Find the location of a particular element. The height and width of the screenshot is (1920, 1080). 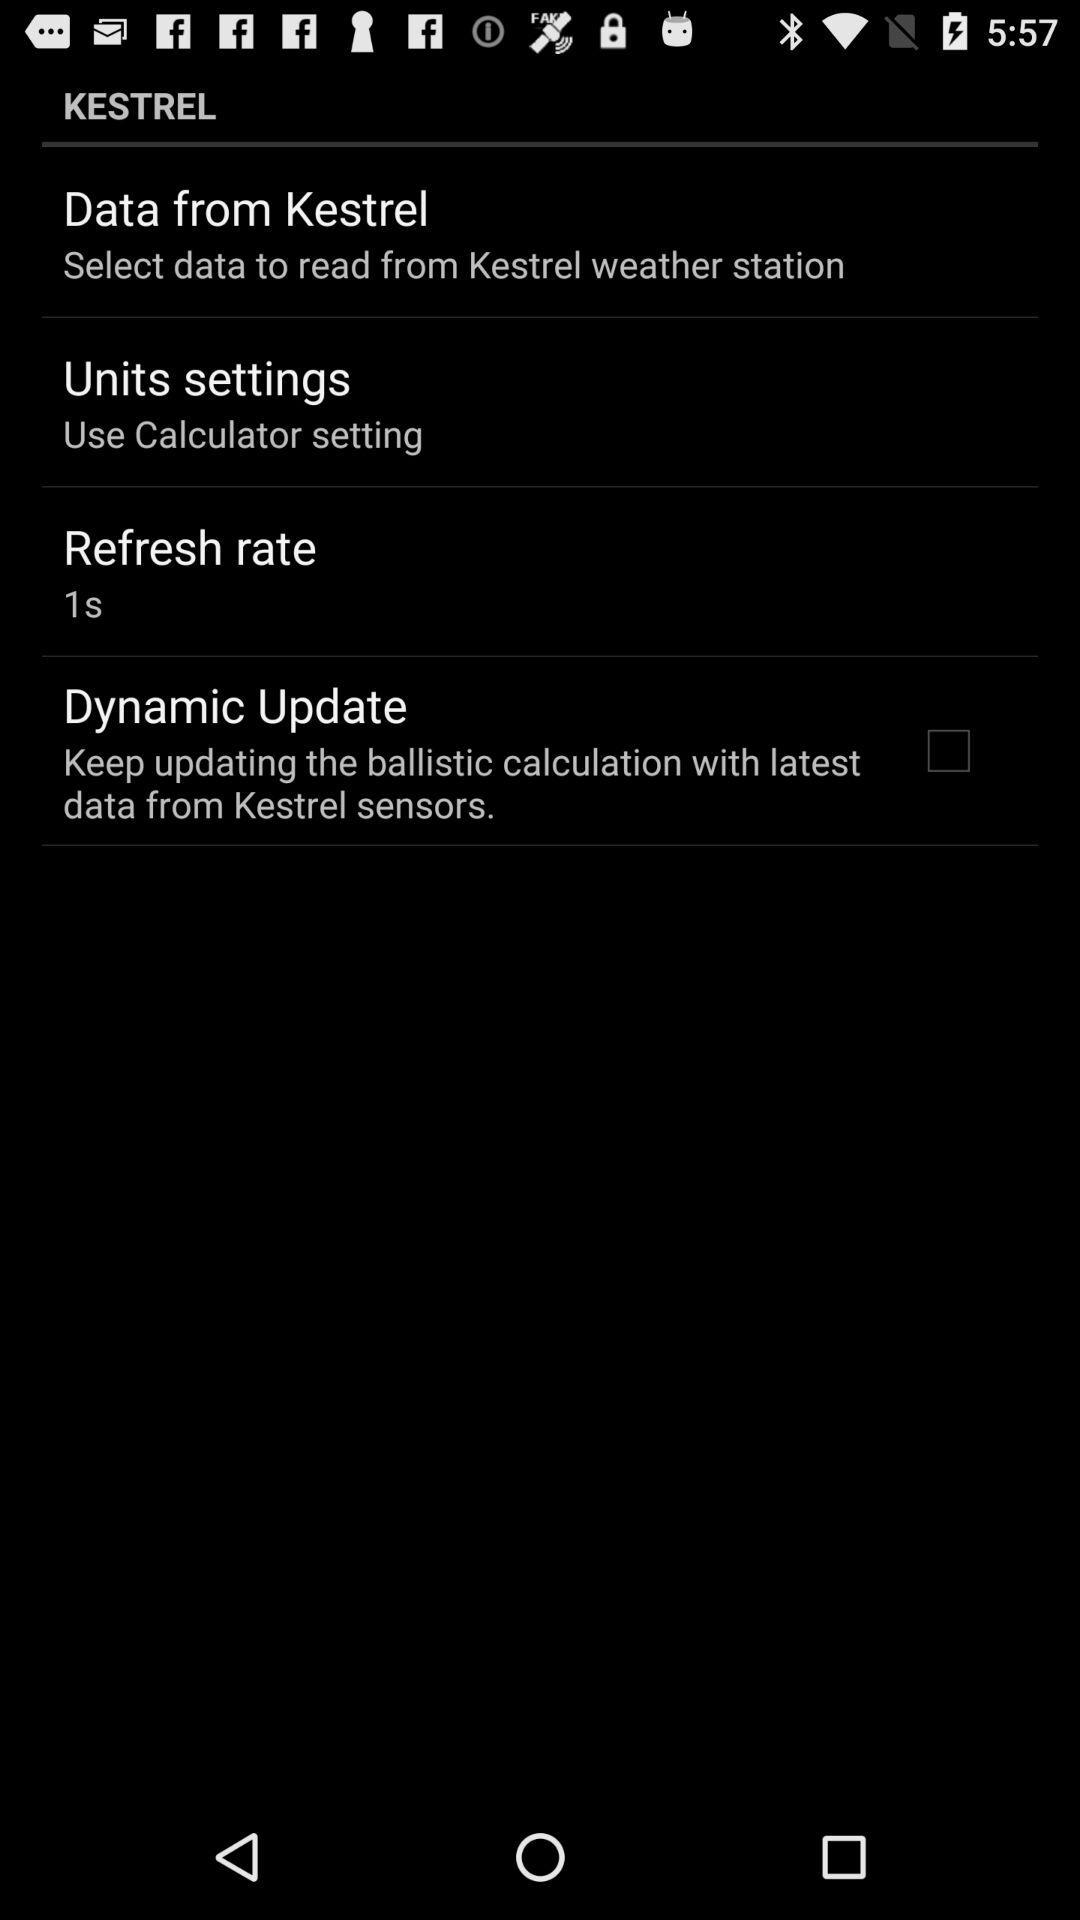

the select data to item is located at coordinates (454, 263).